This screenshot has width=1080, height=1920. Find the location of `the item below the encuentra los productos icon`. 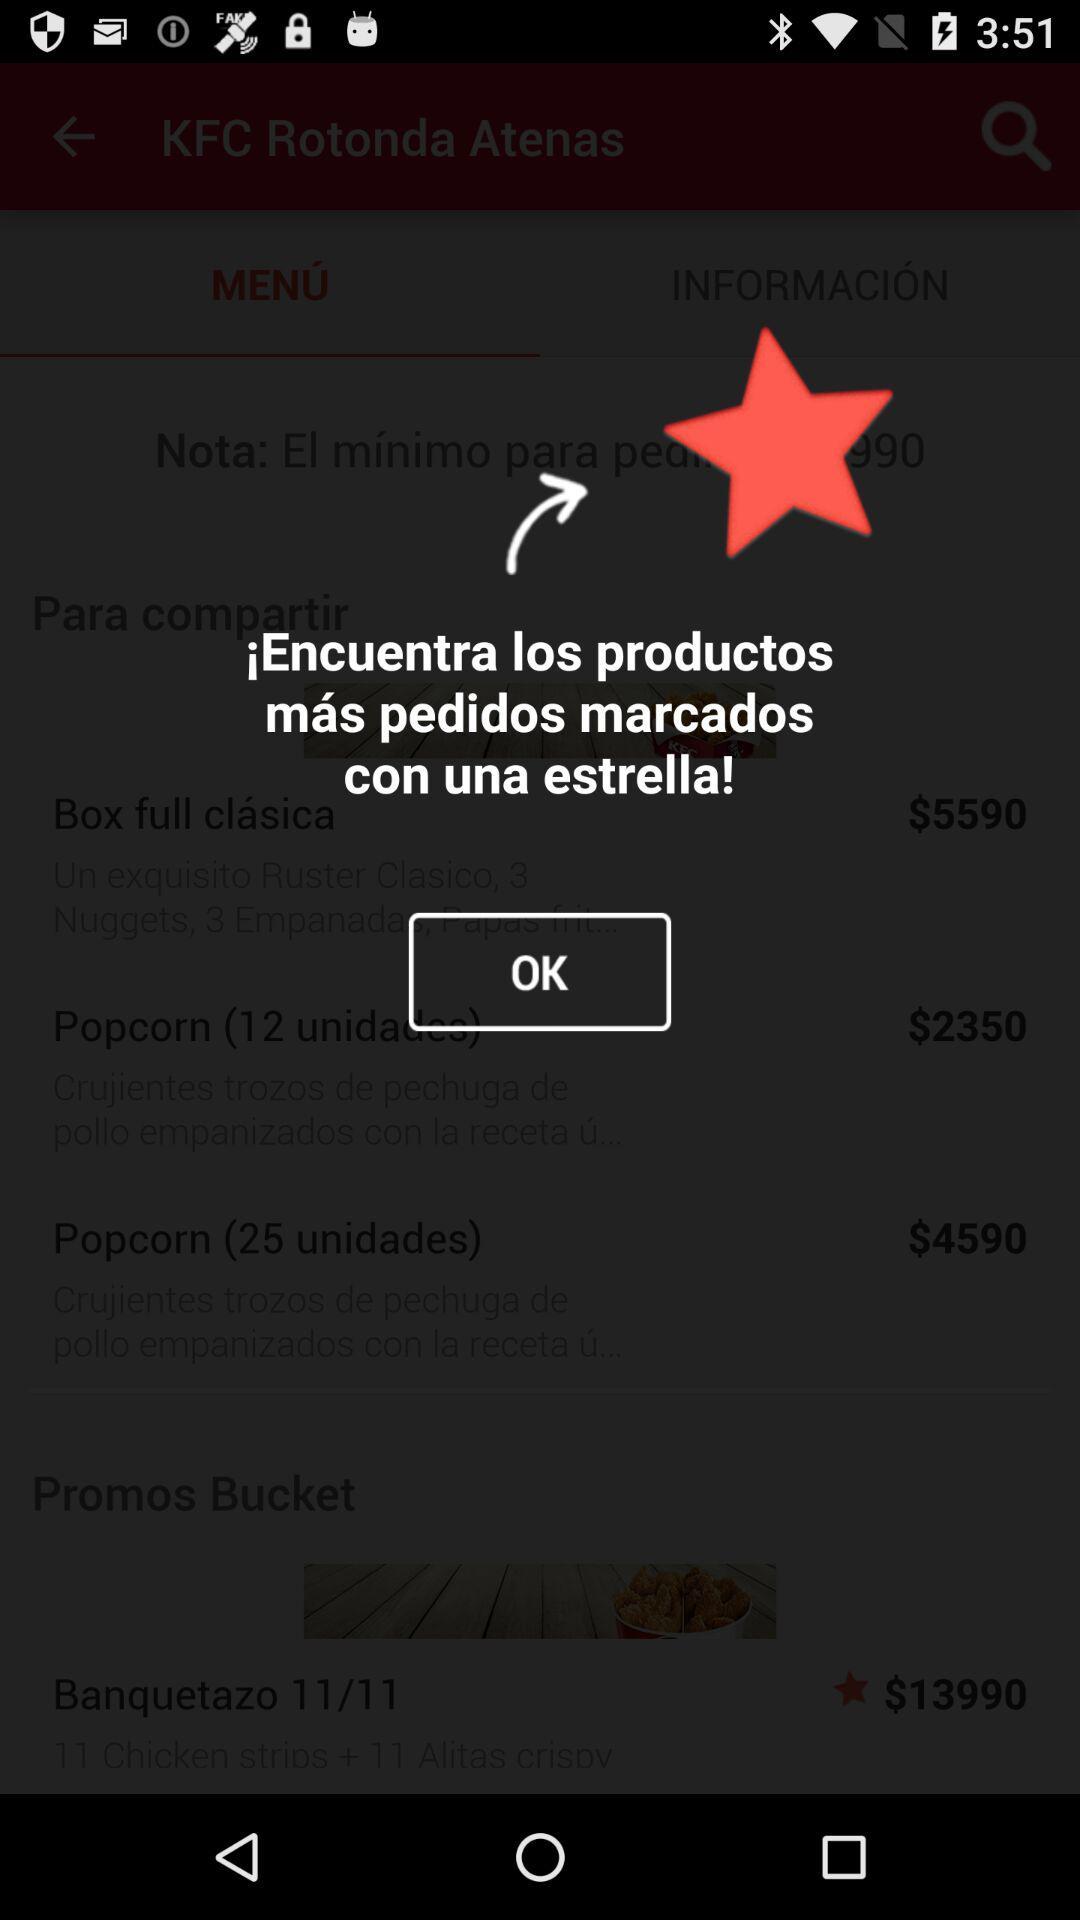

the item below the encuentra los productos icon is located at coordinates (540, 971).